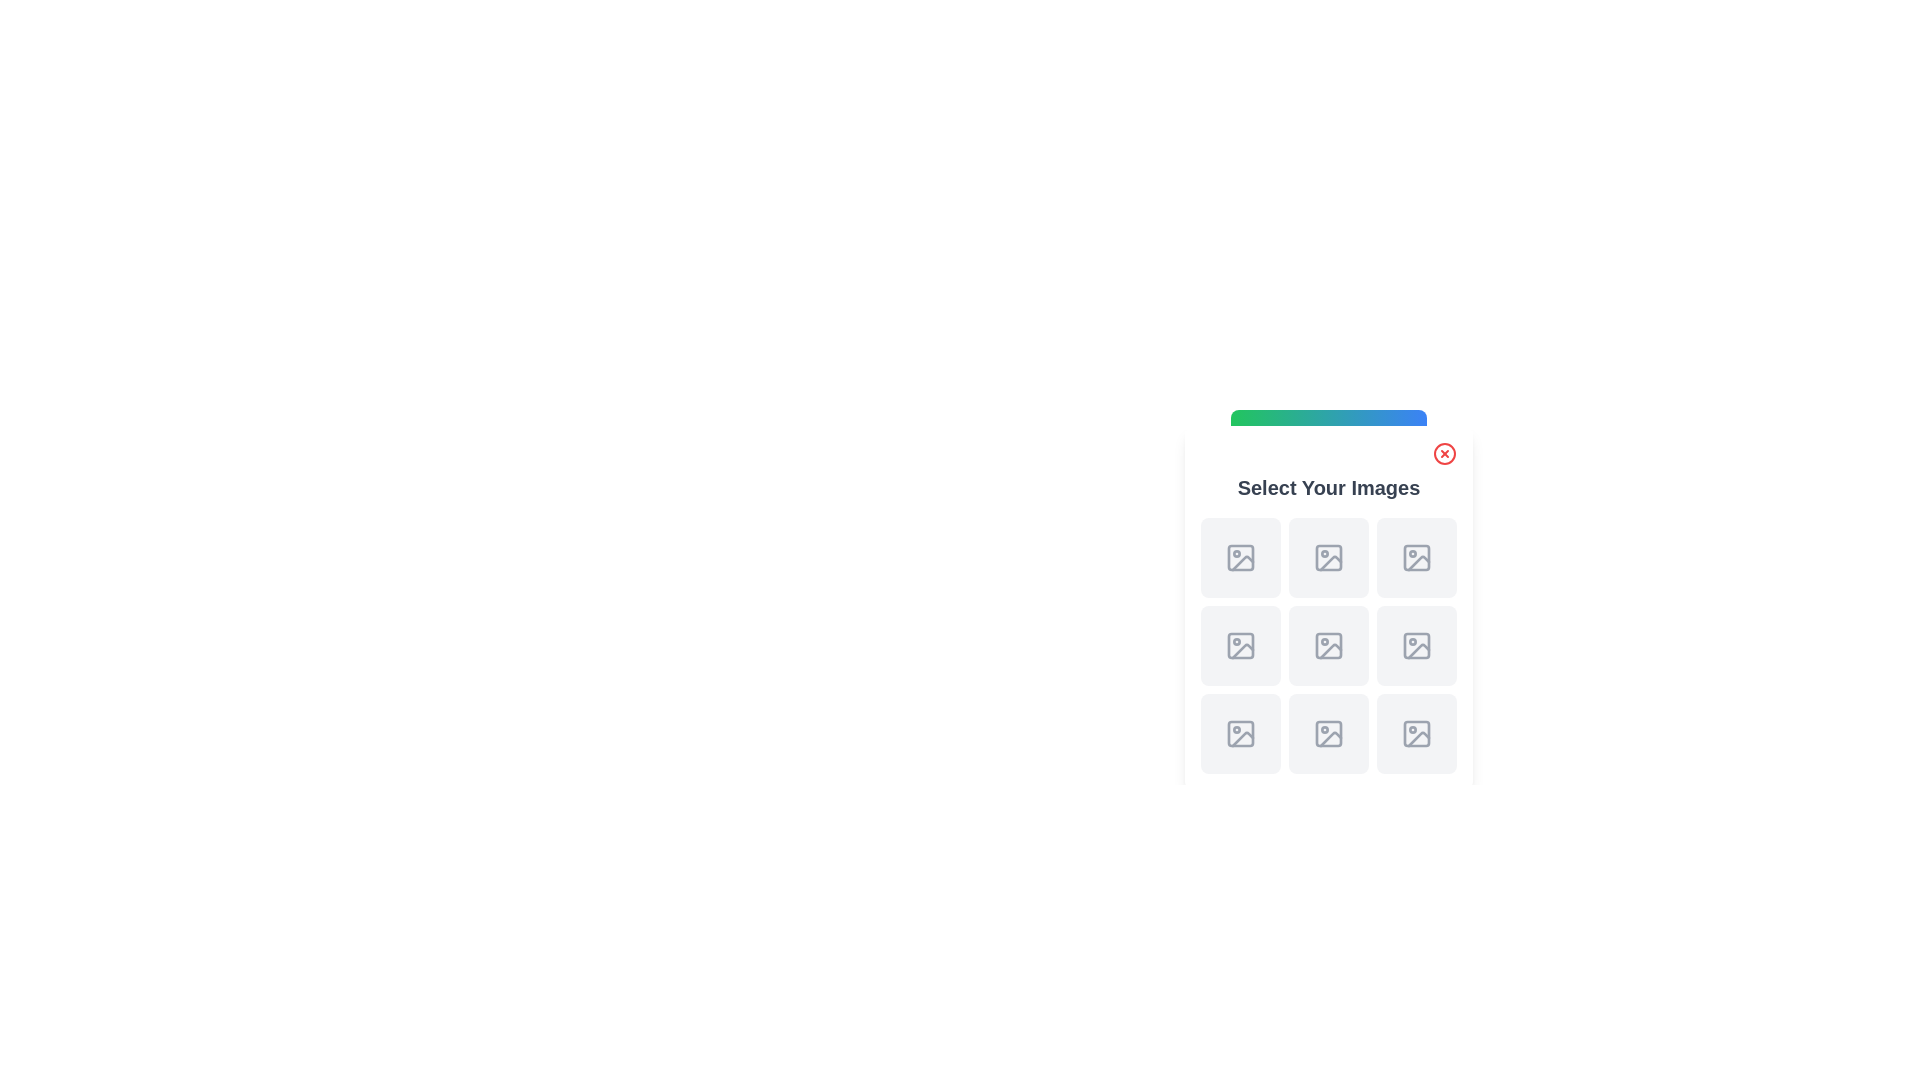 The height and width of the screenshot is (1080, 1920). I want to click on the rectangular graphical shape with rounded corners, styled in a neutral gray tone, located in the center column of the second row in the 'Select Your Images' section, so click(1329, 645).